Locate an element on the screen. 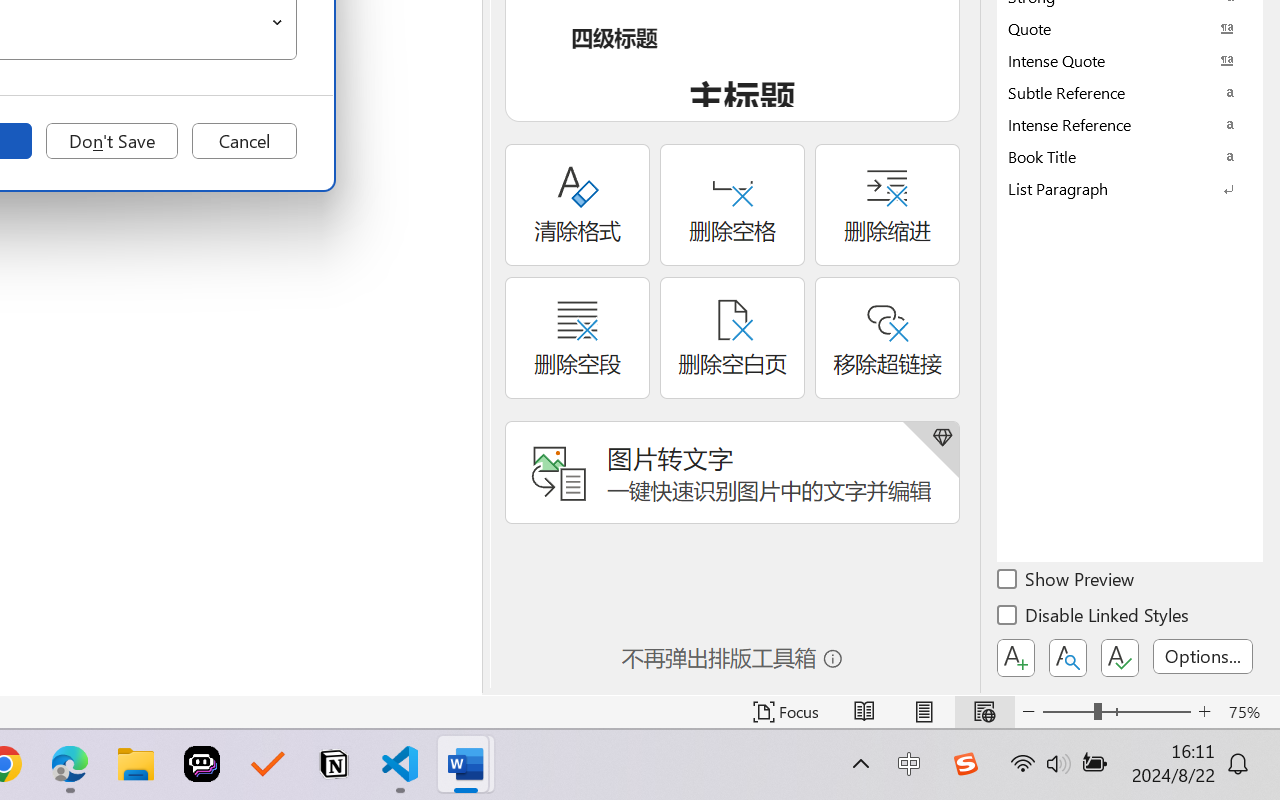 The height and width of the screenshot is (800, 1280). 'Zoom' is located at coordinates (1115, 711).